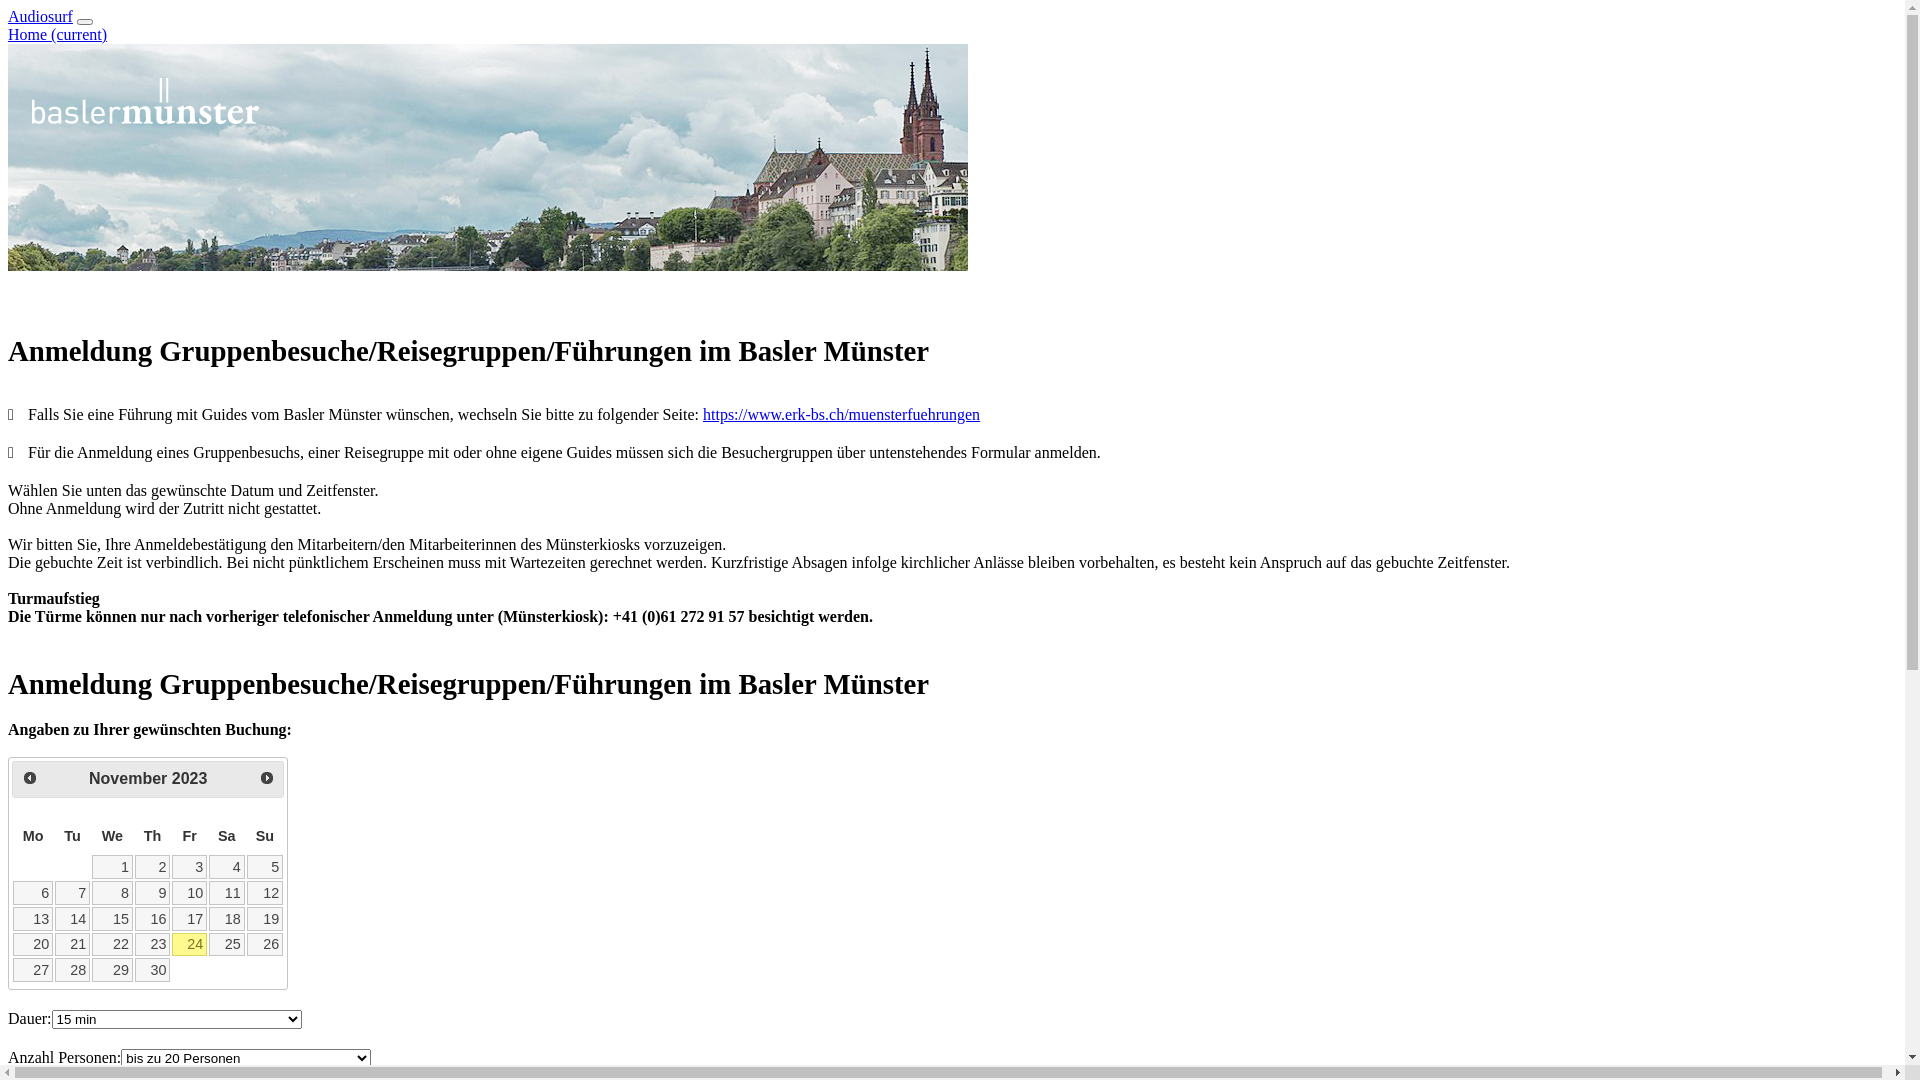  What do you see at coordinates (57, 34) in the screenshot?
I see `'Home (current)'` at bounding box center [57, 34].